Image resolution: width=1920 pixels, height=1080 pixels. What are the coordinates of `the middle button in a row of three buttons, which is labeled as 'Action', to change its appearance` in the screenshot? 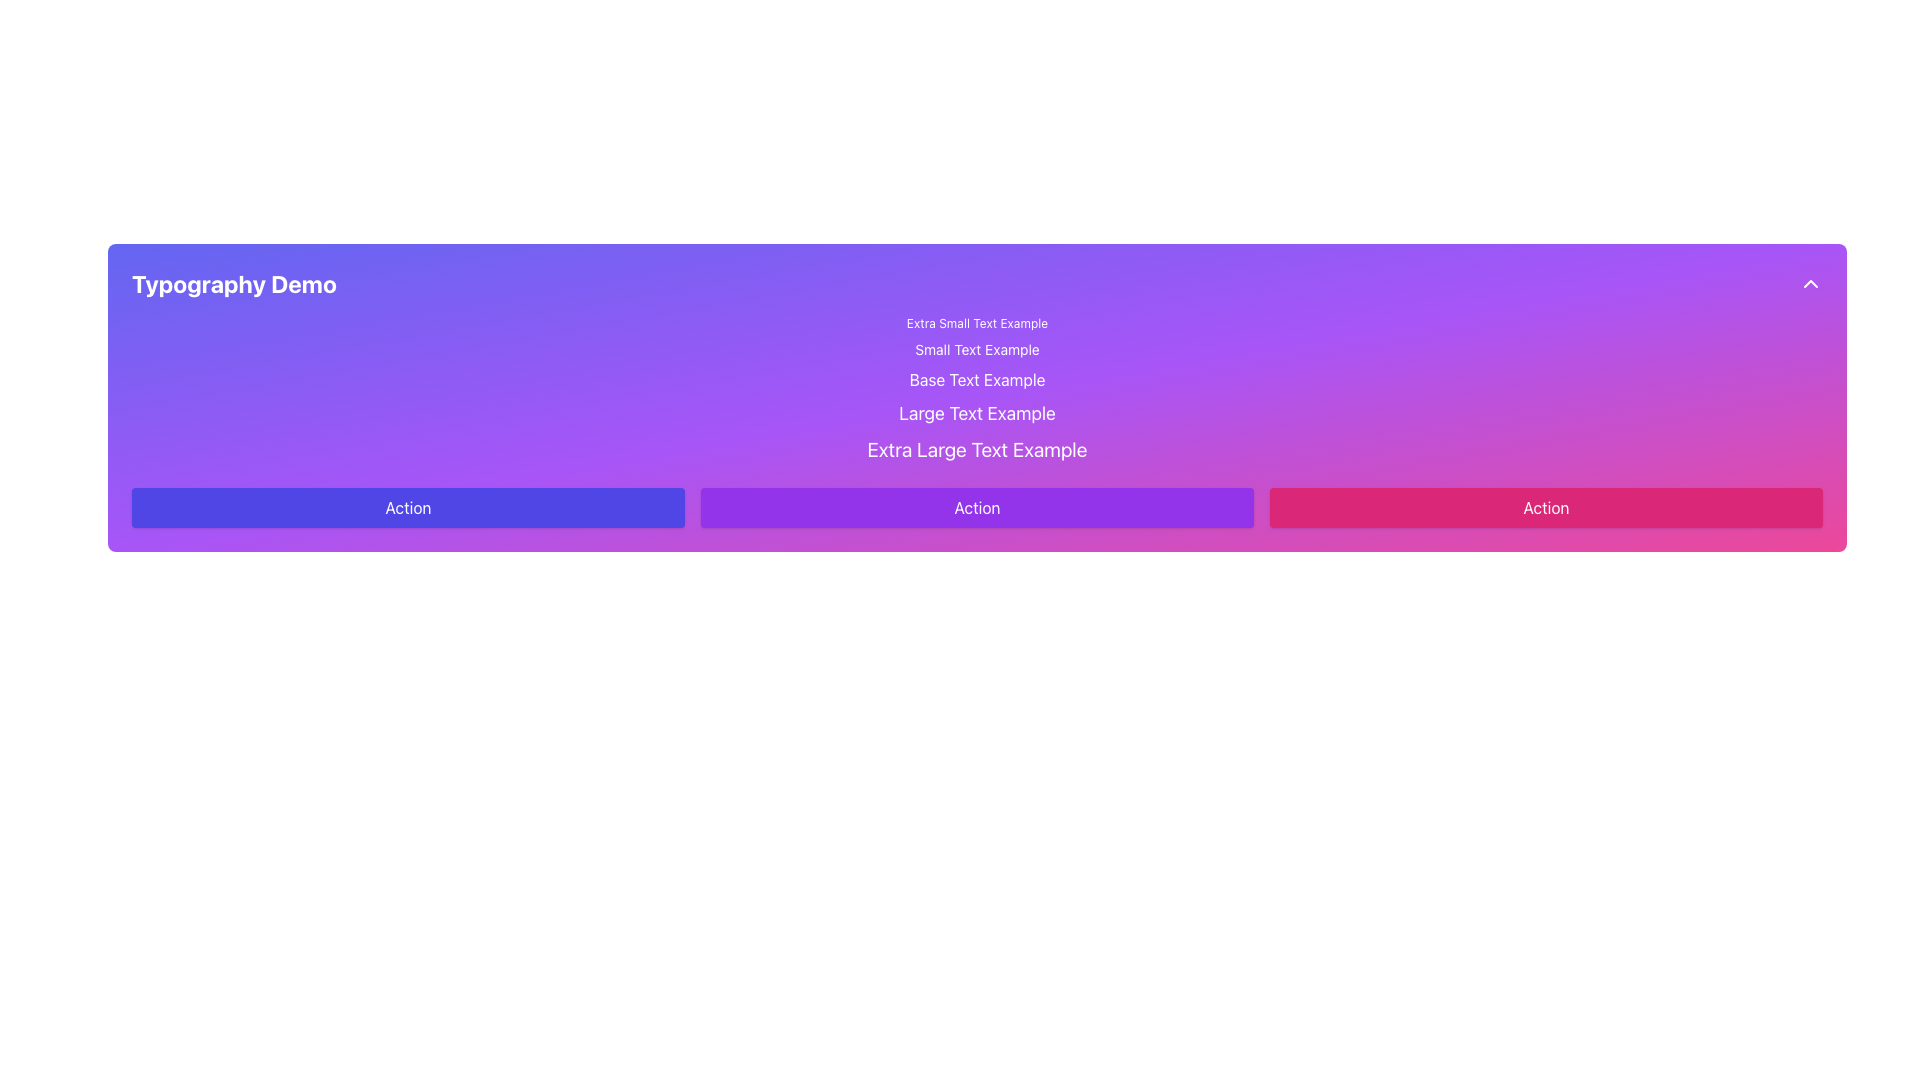 It's located at (977, 507).